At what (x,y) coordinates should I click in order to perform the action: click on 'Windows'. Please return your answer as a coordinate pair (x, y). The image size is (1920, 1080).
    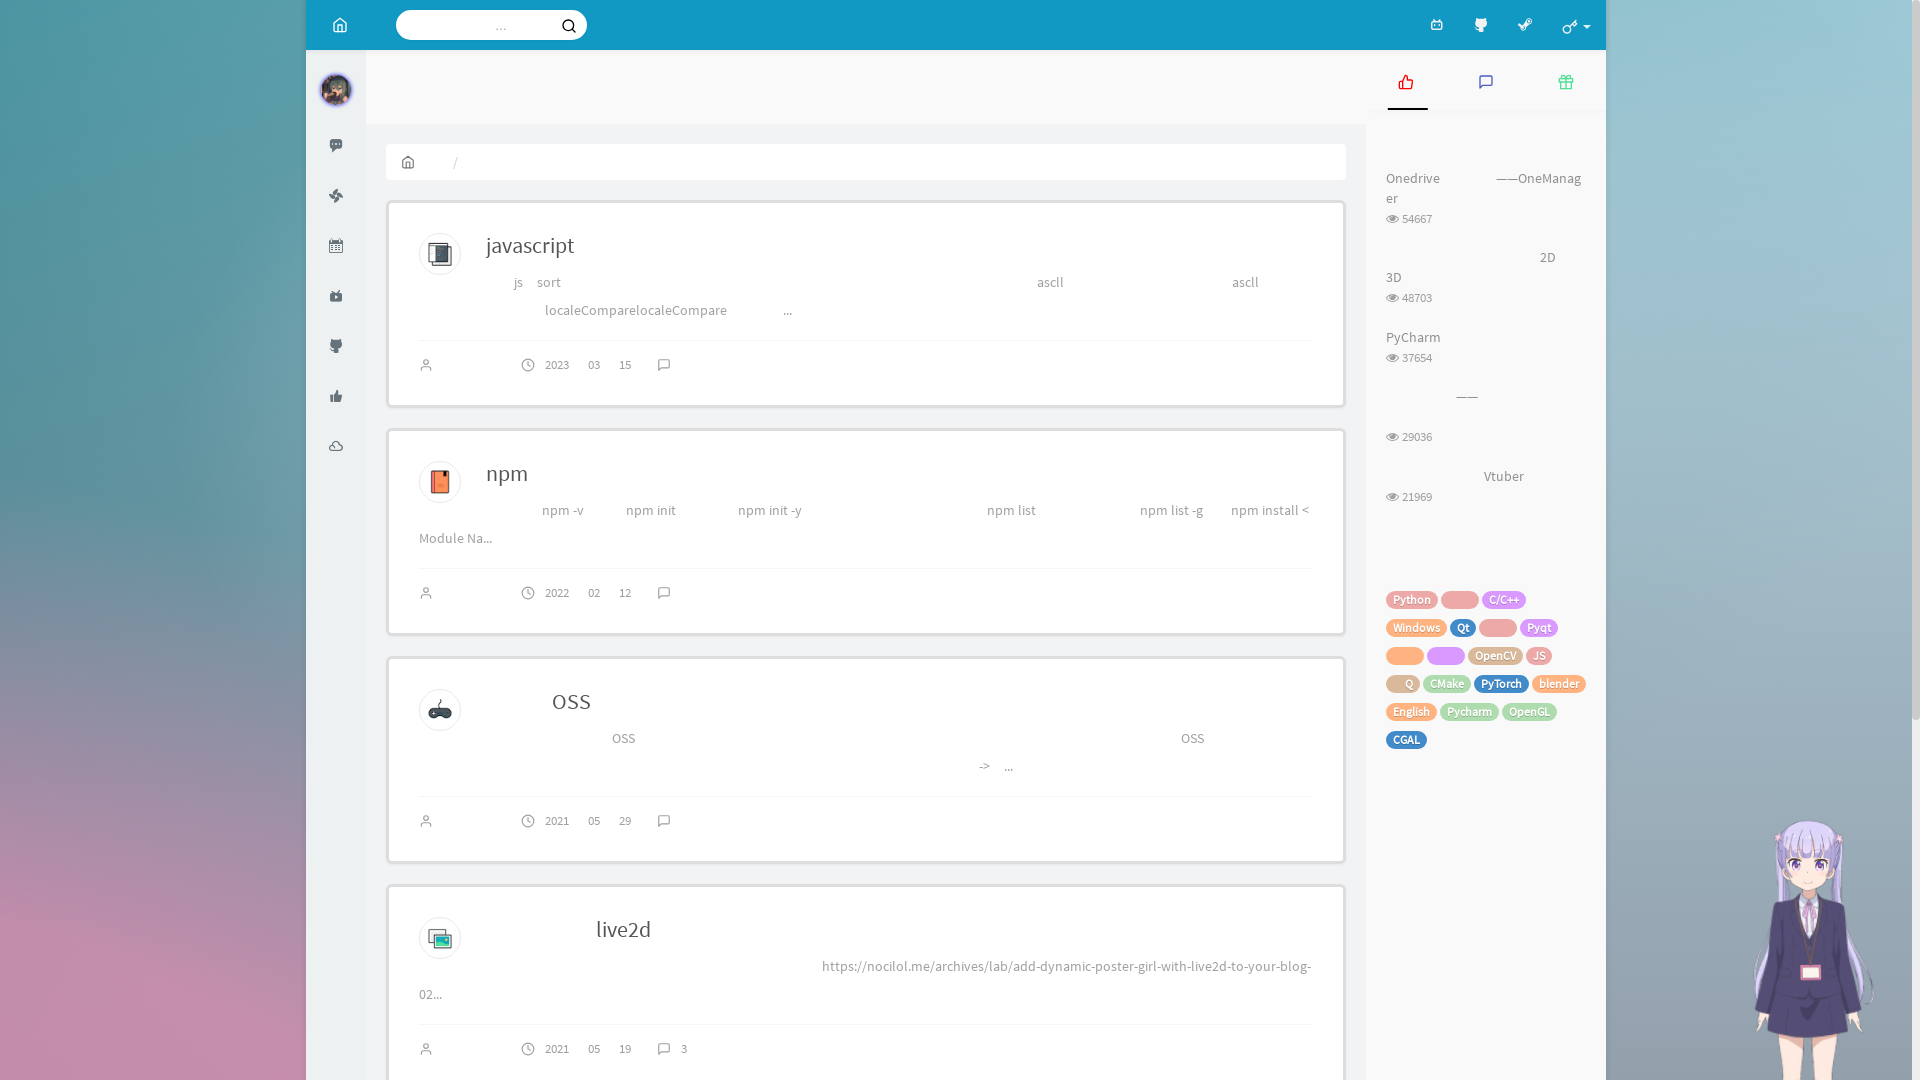
    Looking at the image, I should click on (1415, 627).